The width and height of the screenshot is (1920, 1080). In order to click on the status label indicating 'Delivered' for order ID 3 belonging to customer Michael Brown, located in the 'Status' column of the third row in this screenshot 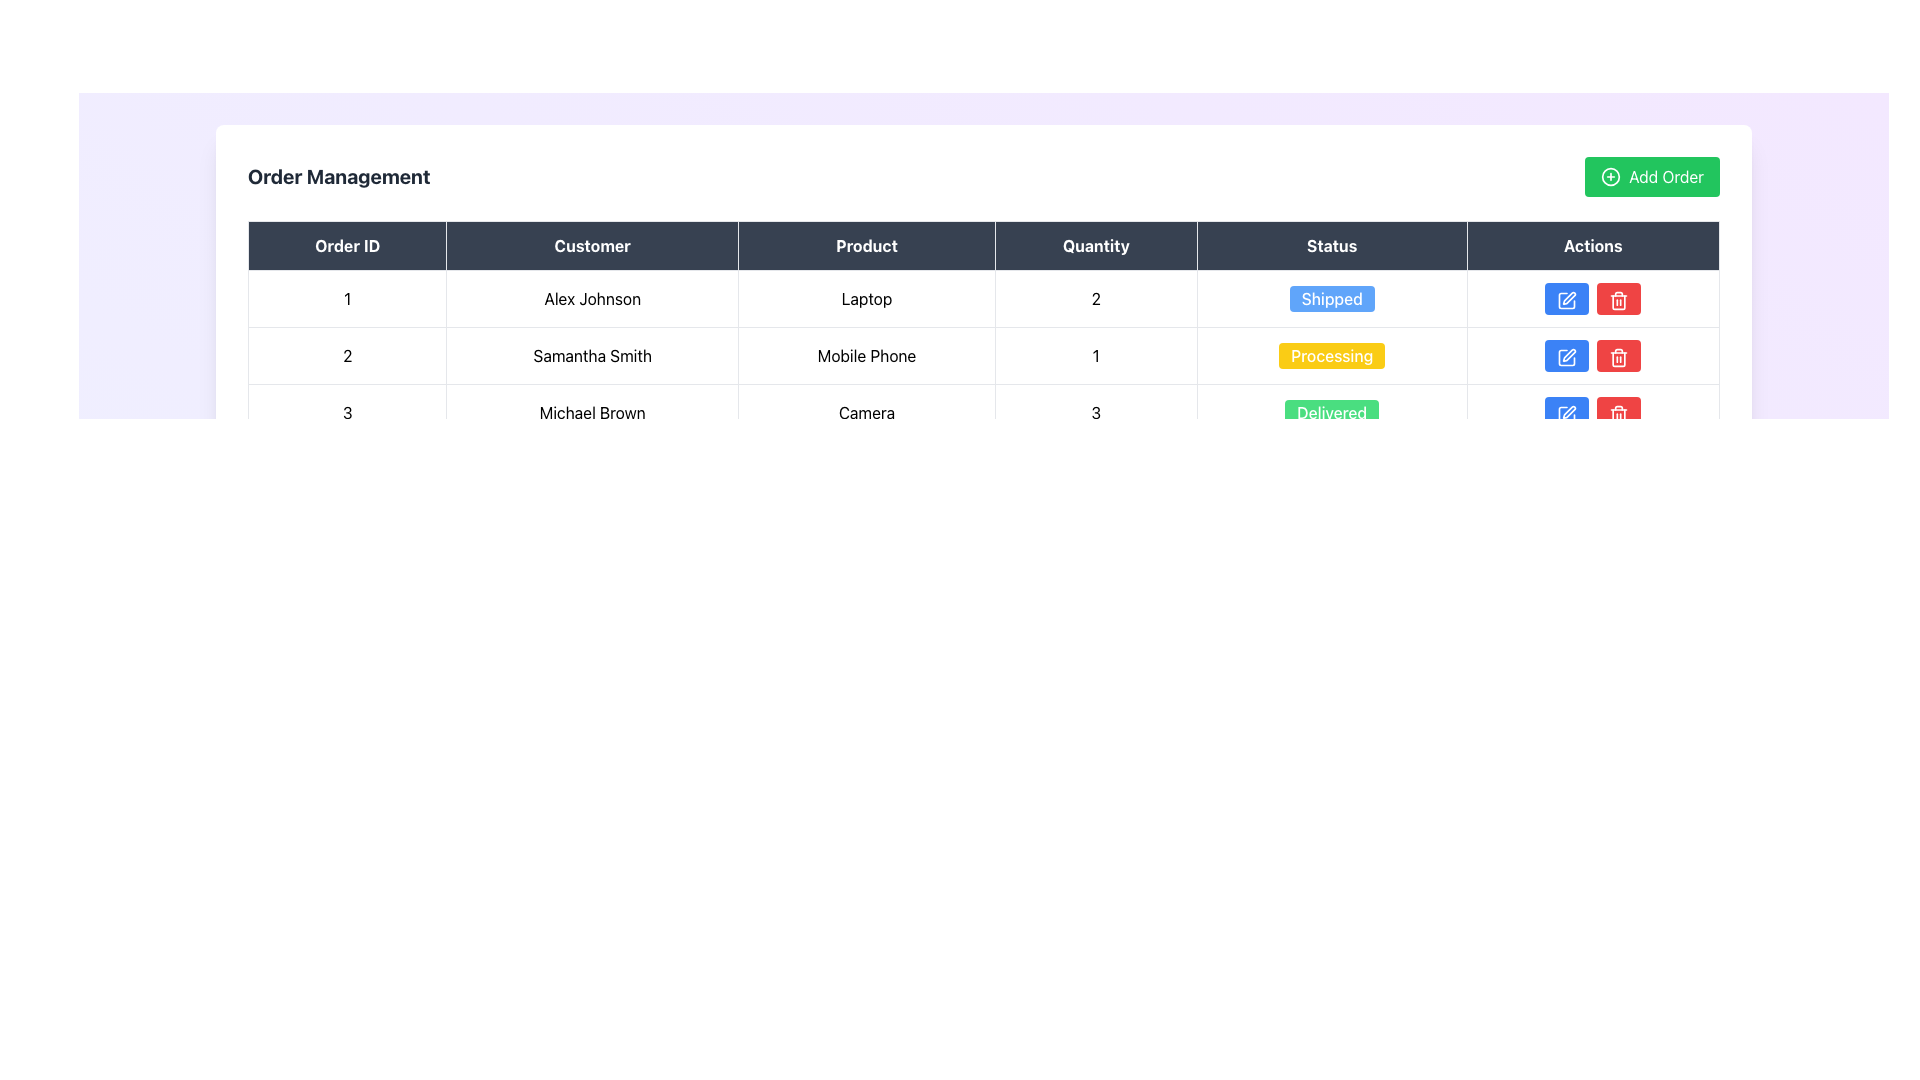, I will do `click(1332, 411)`.